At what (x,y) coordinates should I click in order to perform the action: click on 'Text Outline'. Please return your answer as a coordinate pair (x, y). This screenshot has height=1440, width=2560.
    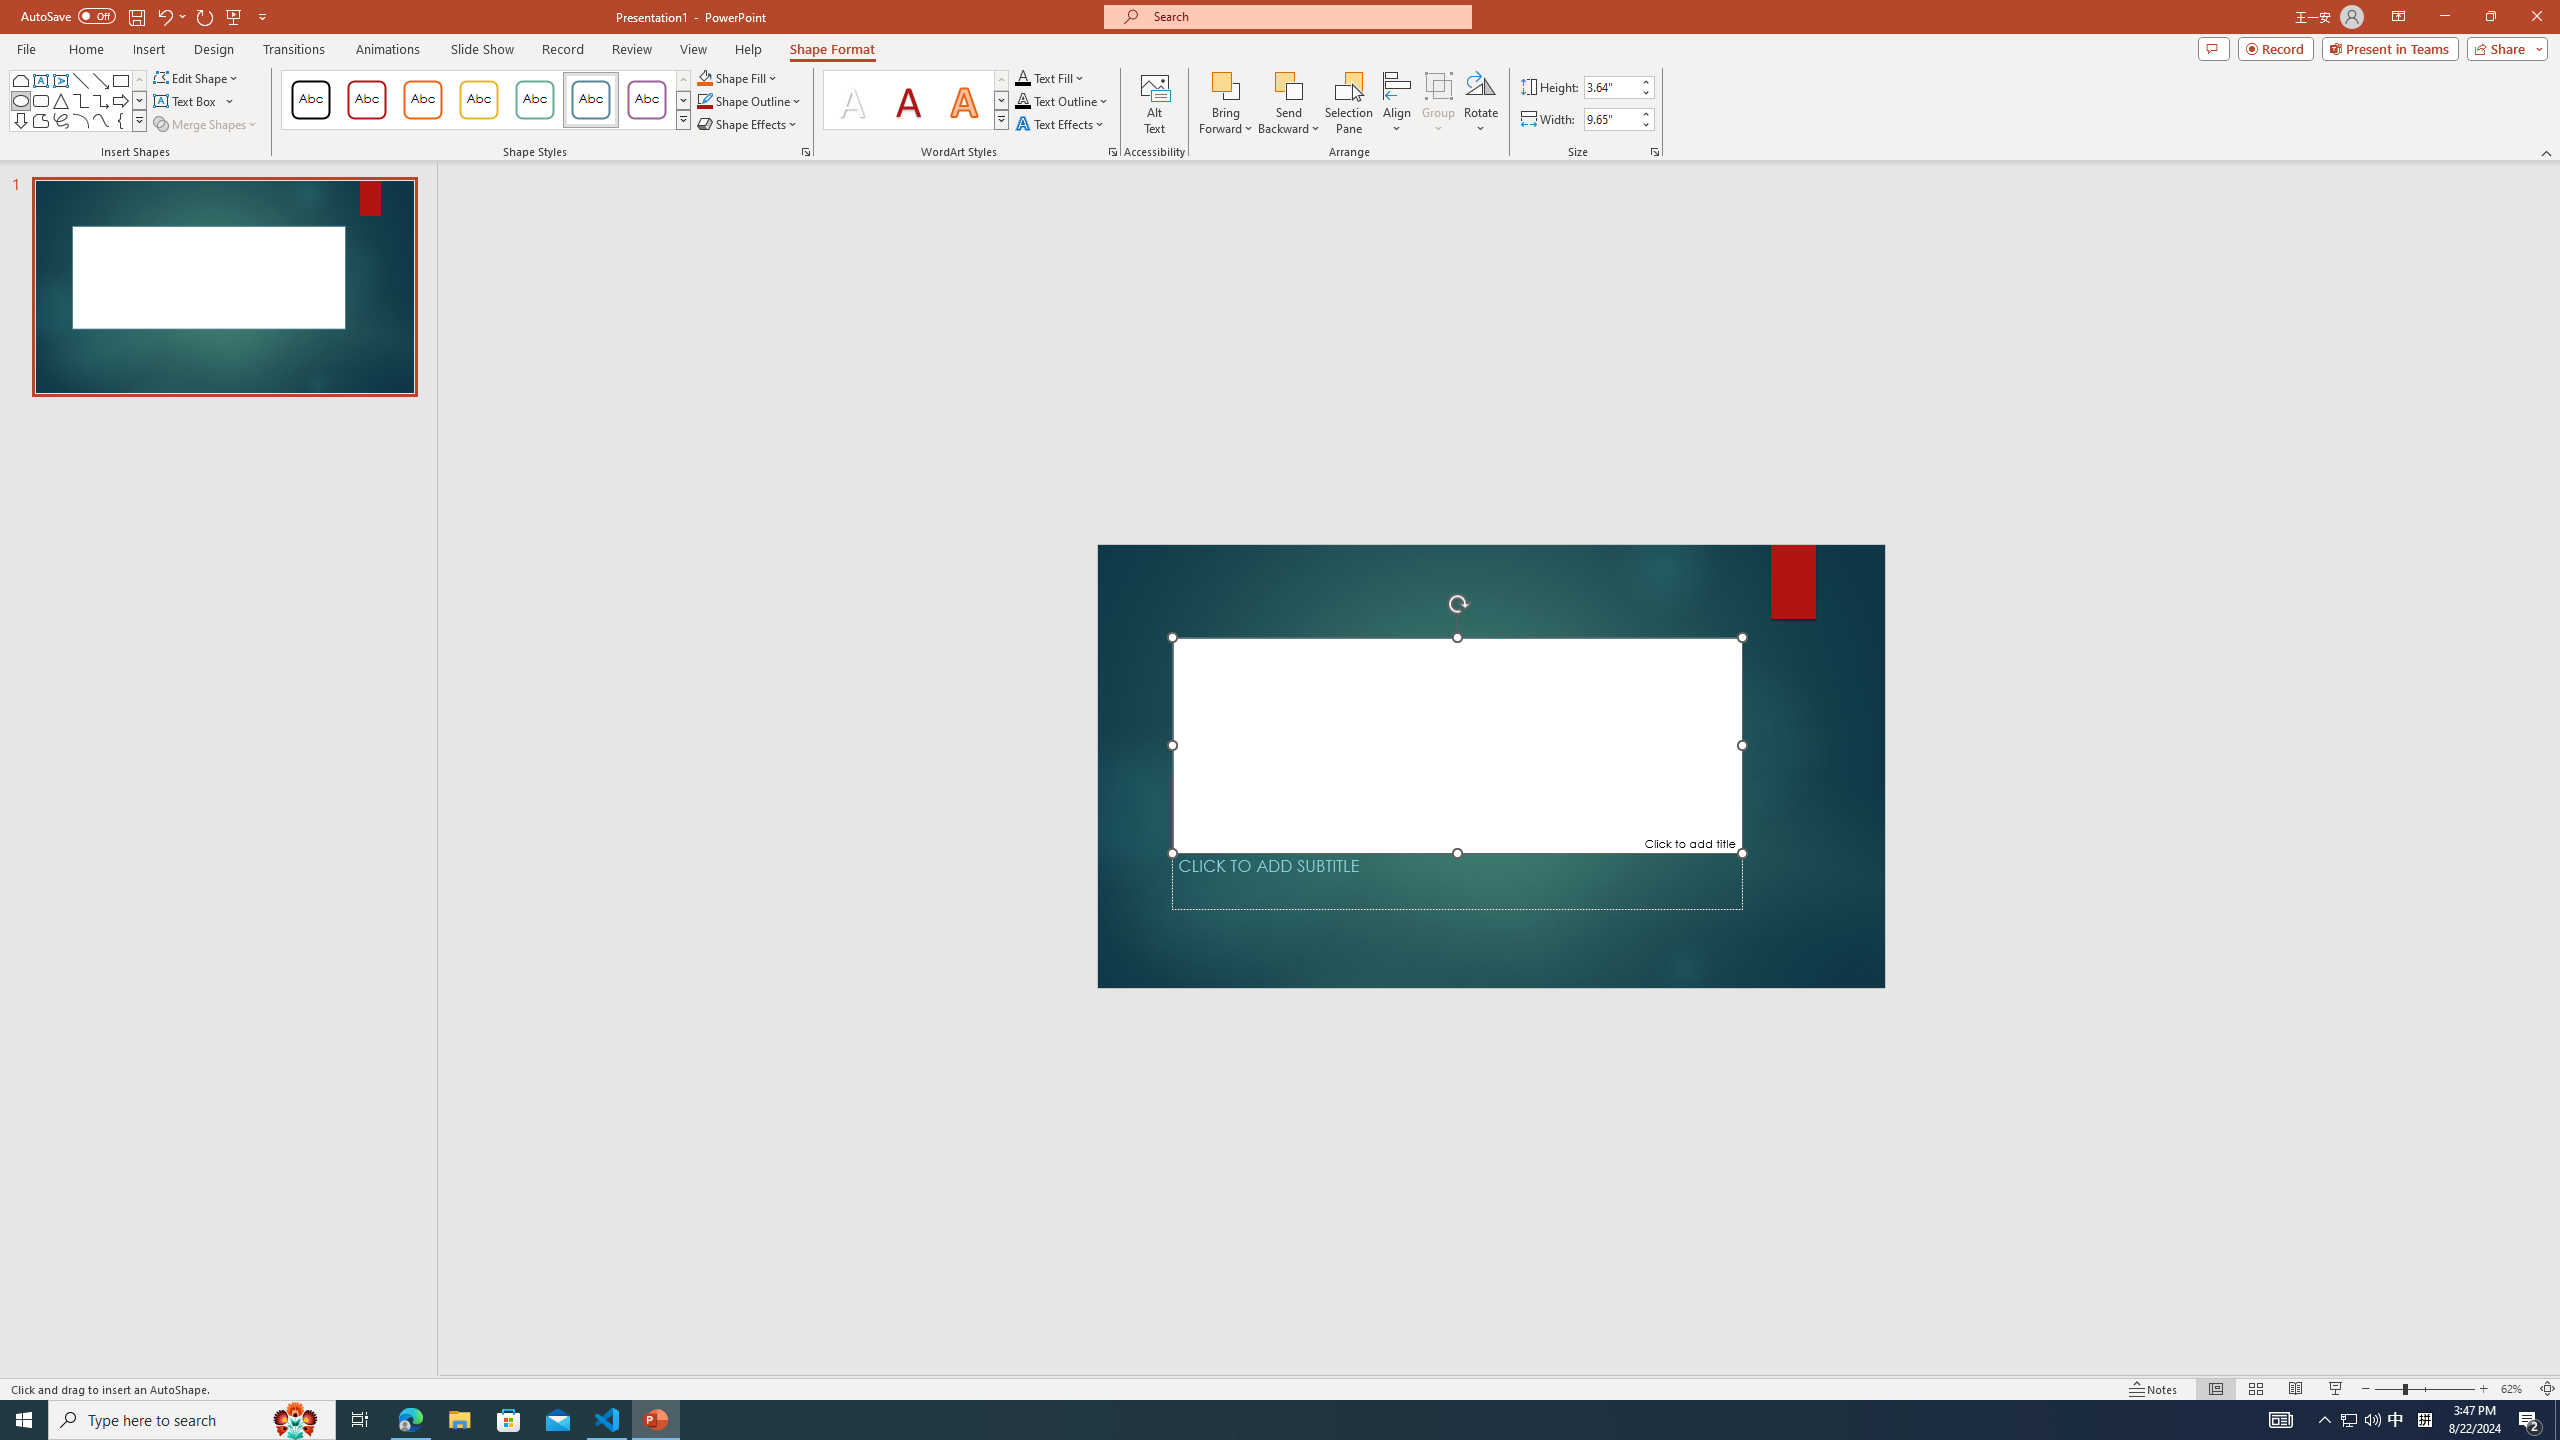
    Looking at the image, I should click on (1061, 99).